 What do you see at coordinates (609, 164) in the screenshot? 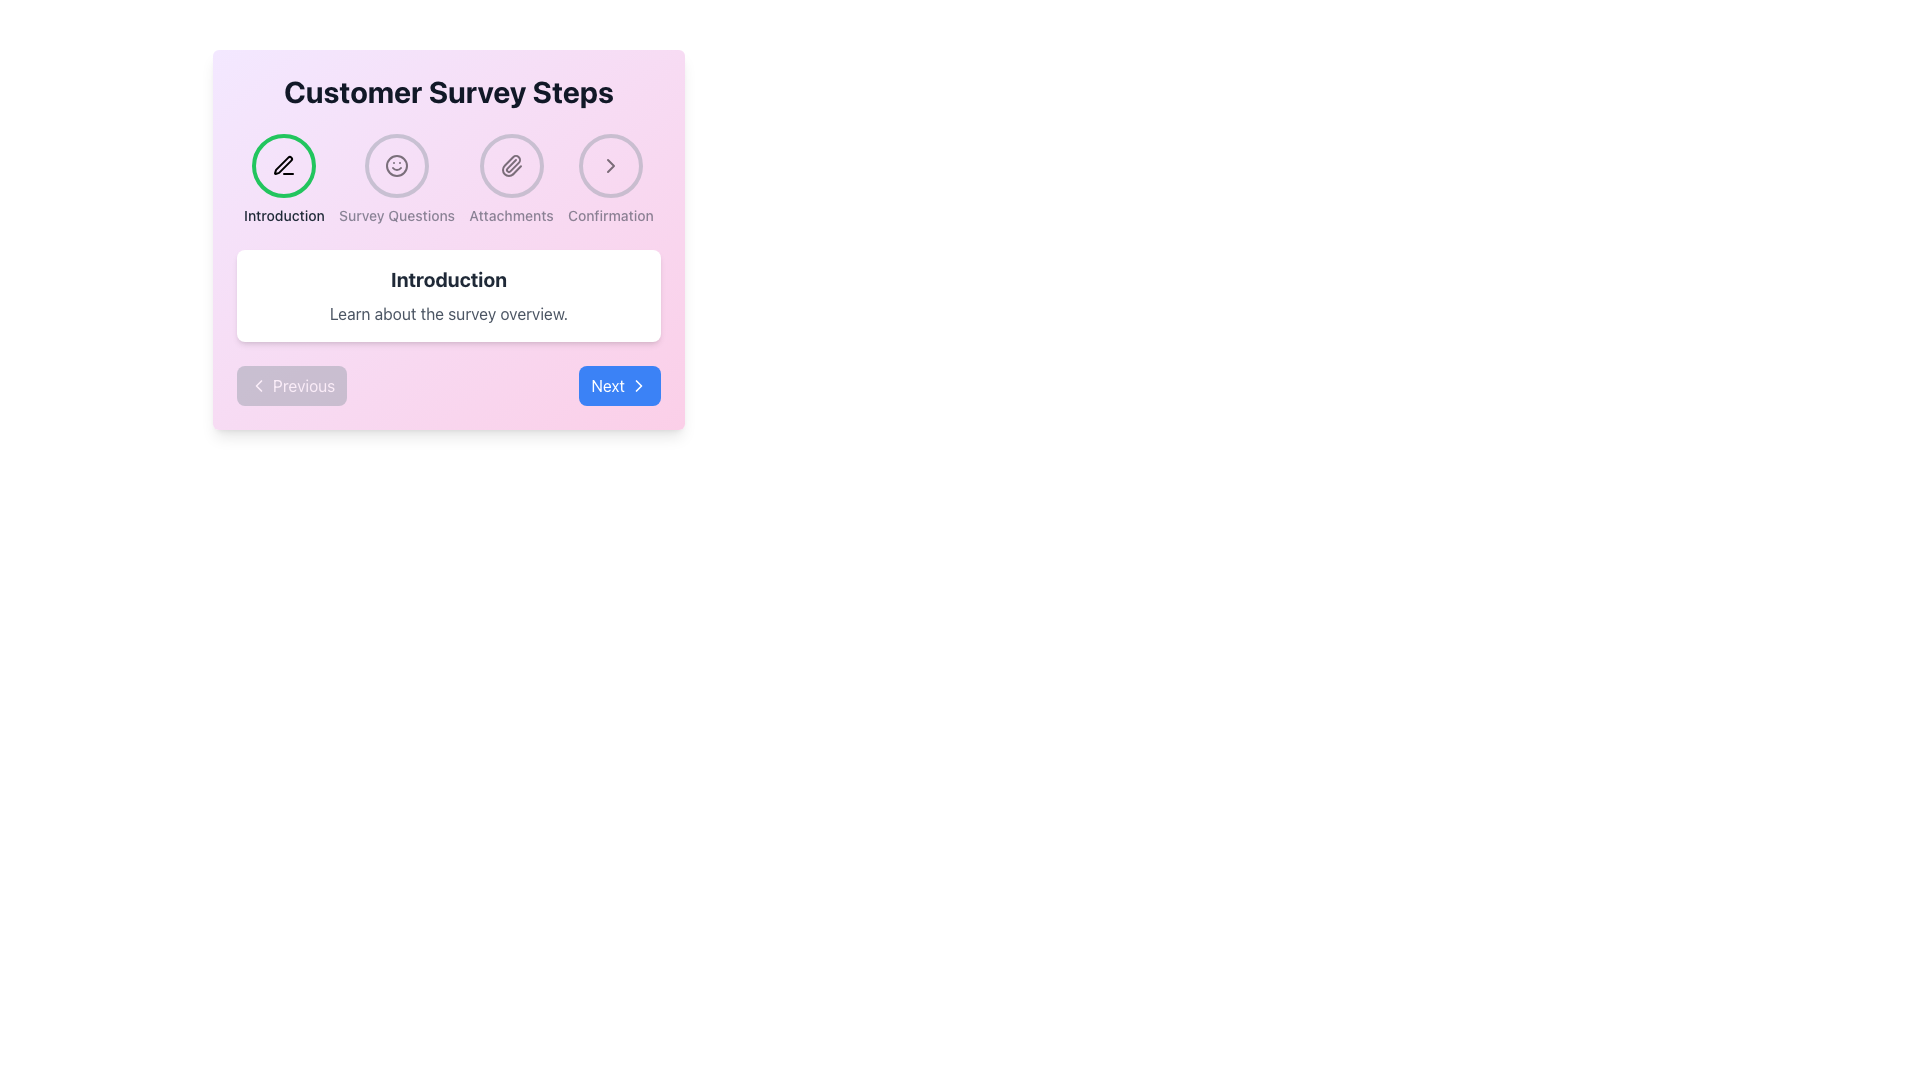
I see `the Step Indicator Button, which is a circular button with a gray border and a right-facing chevron arrow icon at its center, located as the fourth step in the 'Customer Survey Steps' navigation` at bounding box center [609, 164].